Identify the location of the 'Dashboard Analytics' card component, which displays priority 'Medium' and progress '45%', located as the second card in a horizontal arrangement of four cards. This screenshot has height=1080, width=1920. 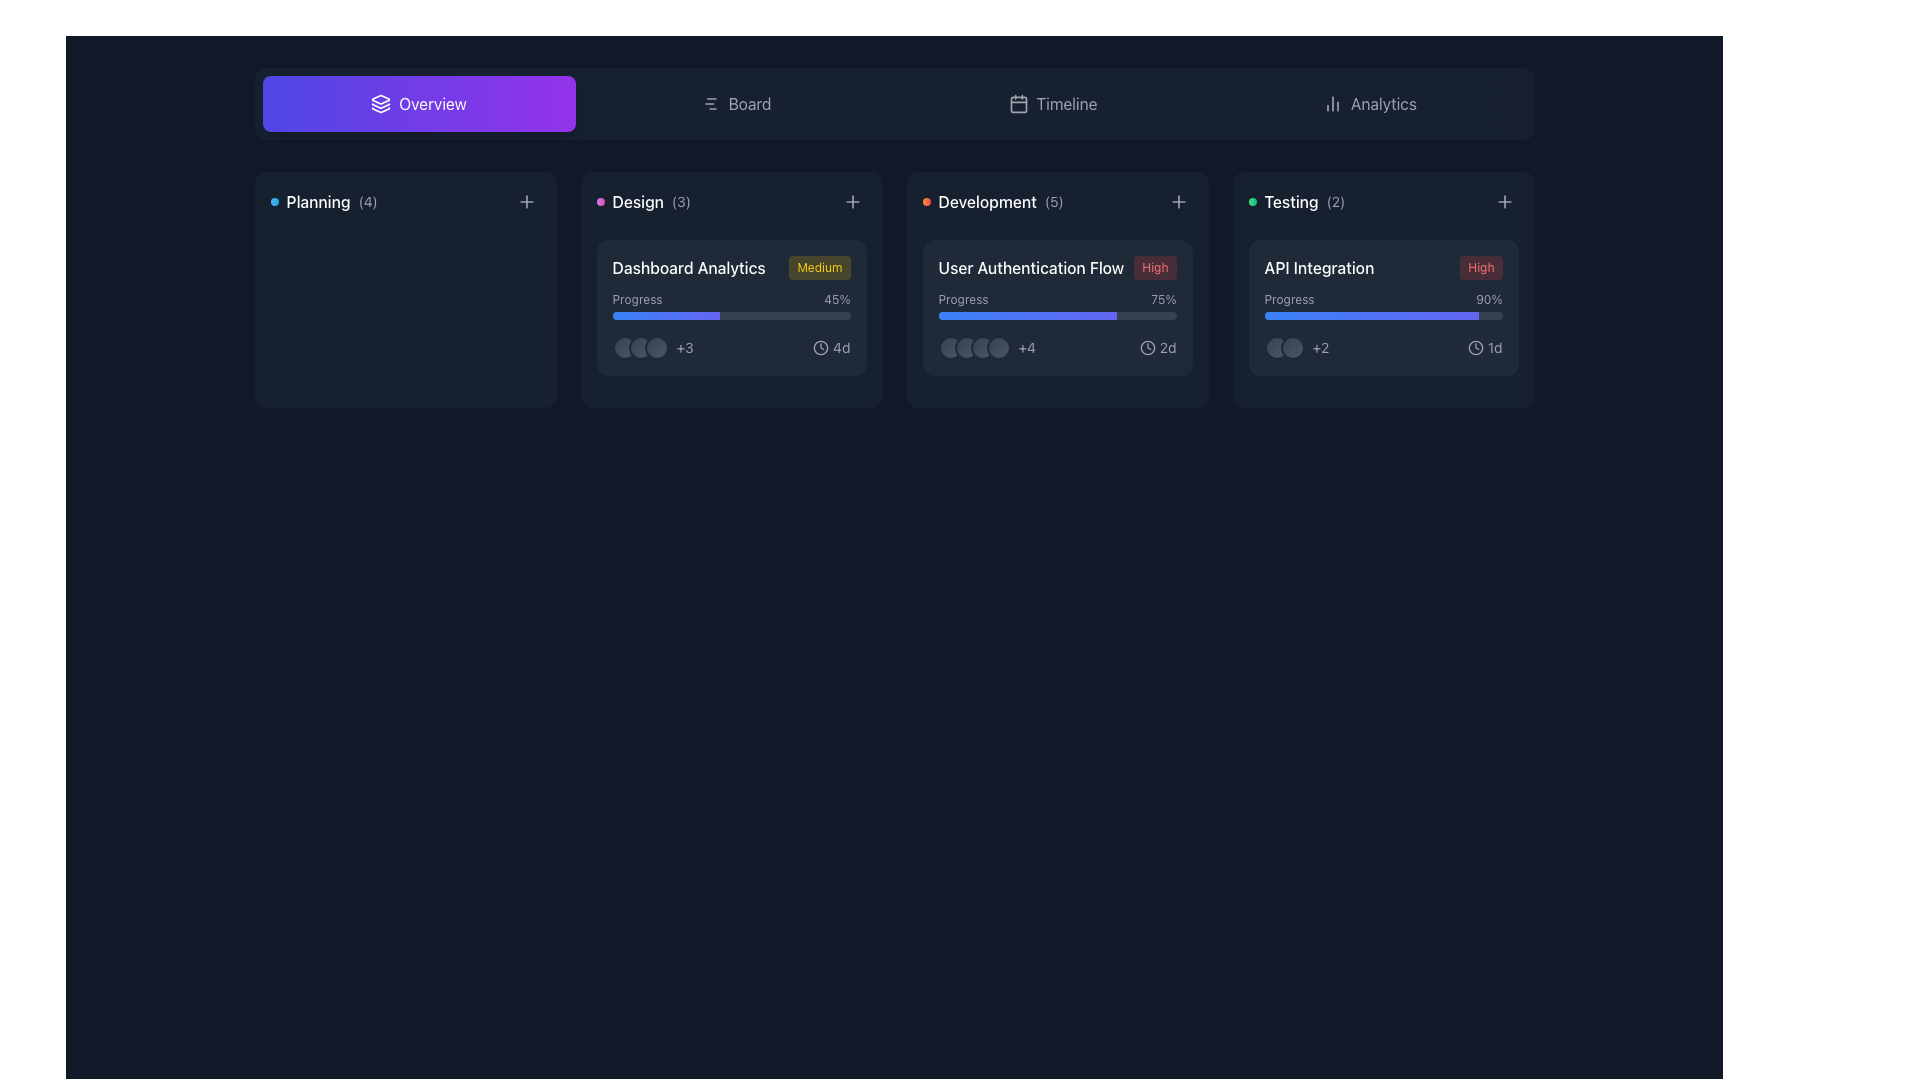
(730, 289).